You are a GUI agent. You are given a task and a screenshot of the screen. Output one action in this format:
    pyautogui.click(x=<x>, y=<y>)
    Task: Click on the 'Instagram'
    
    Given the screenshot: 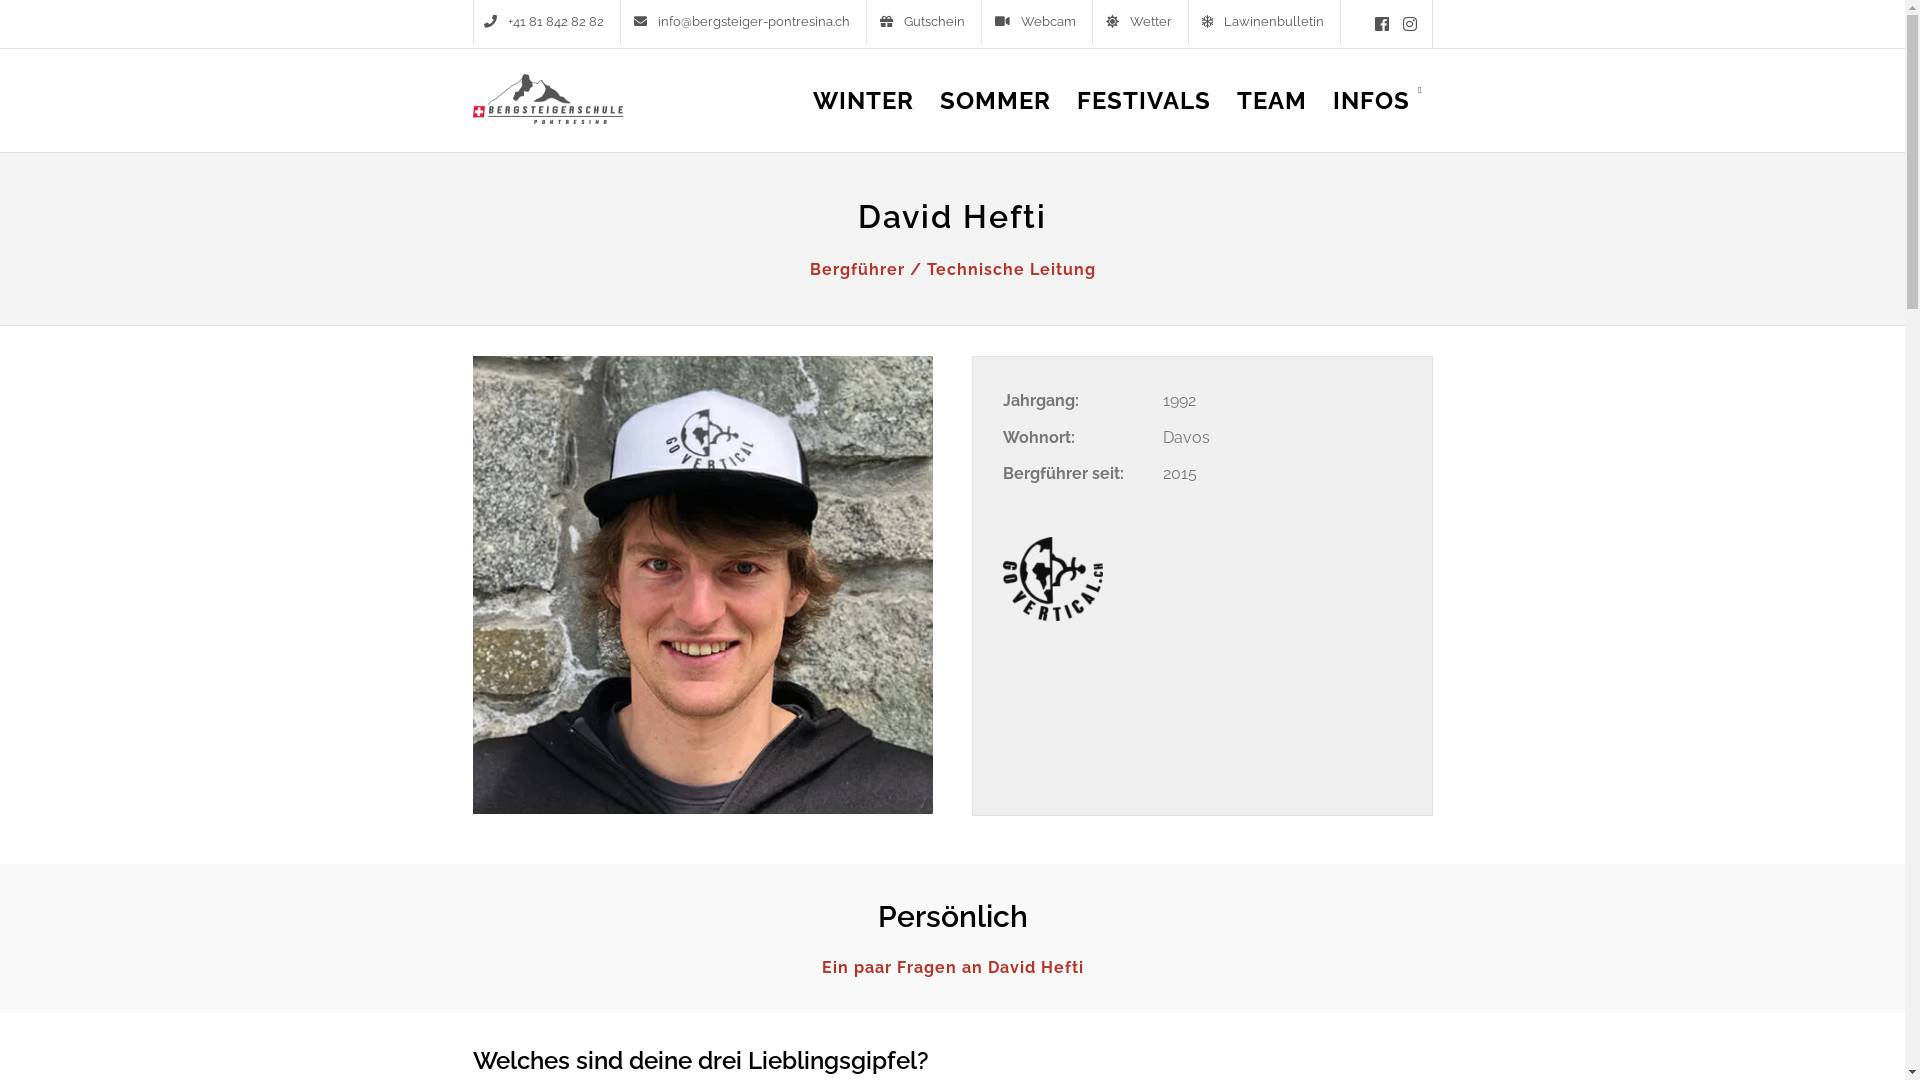 What is the action you would take?
    pyautogui.click(x=1408, y=23)
    